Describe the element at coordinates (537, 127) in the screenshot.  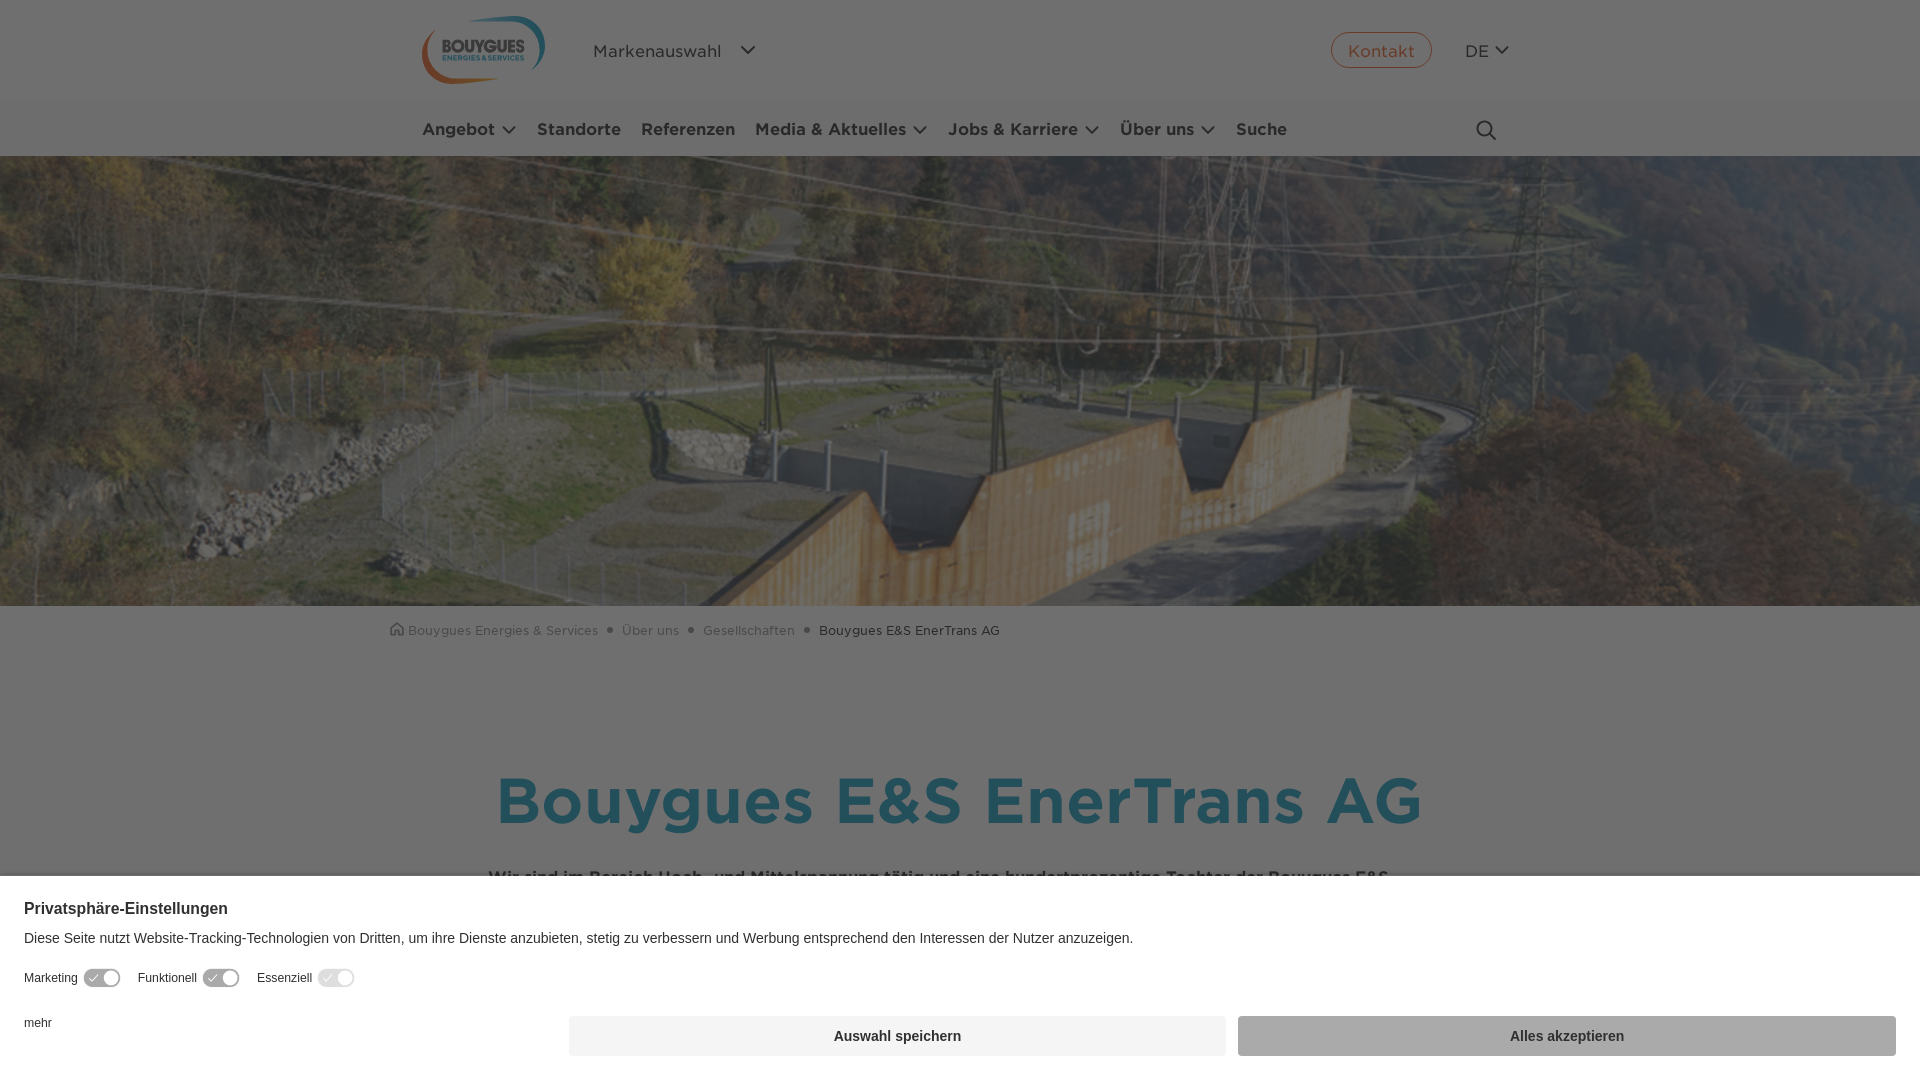
I see `'Standorte'` at that location.